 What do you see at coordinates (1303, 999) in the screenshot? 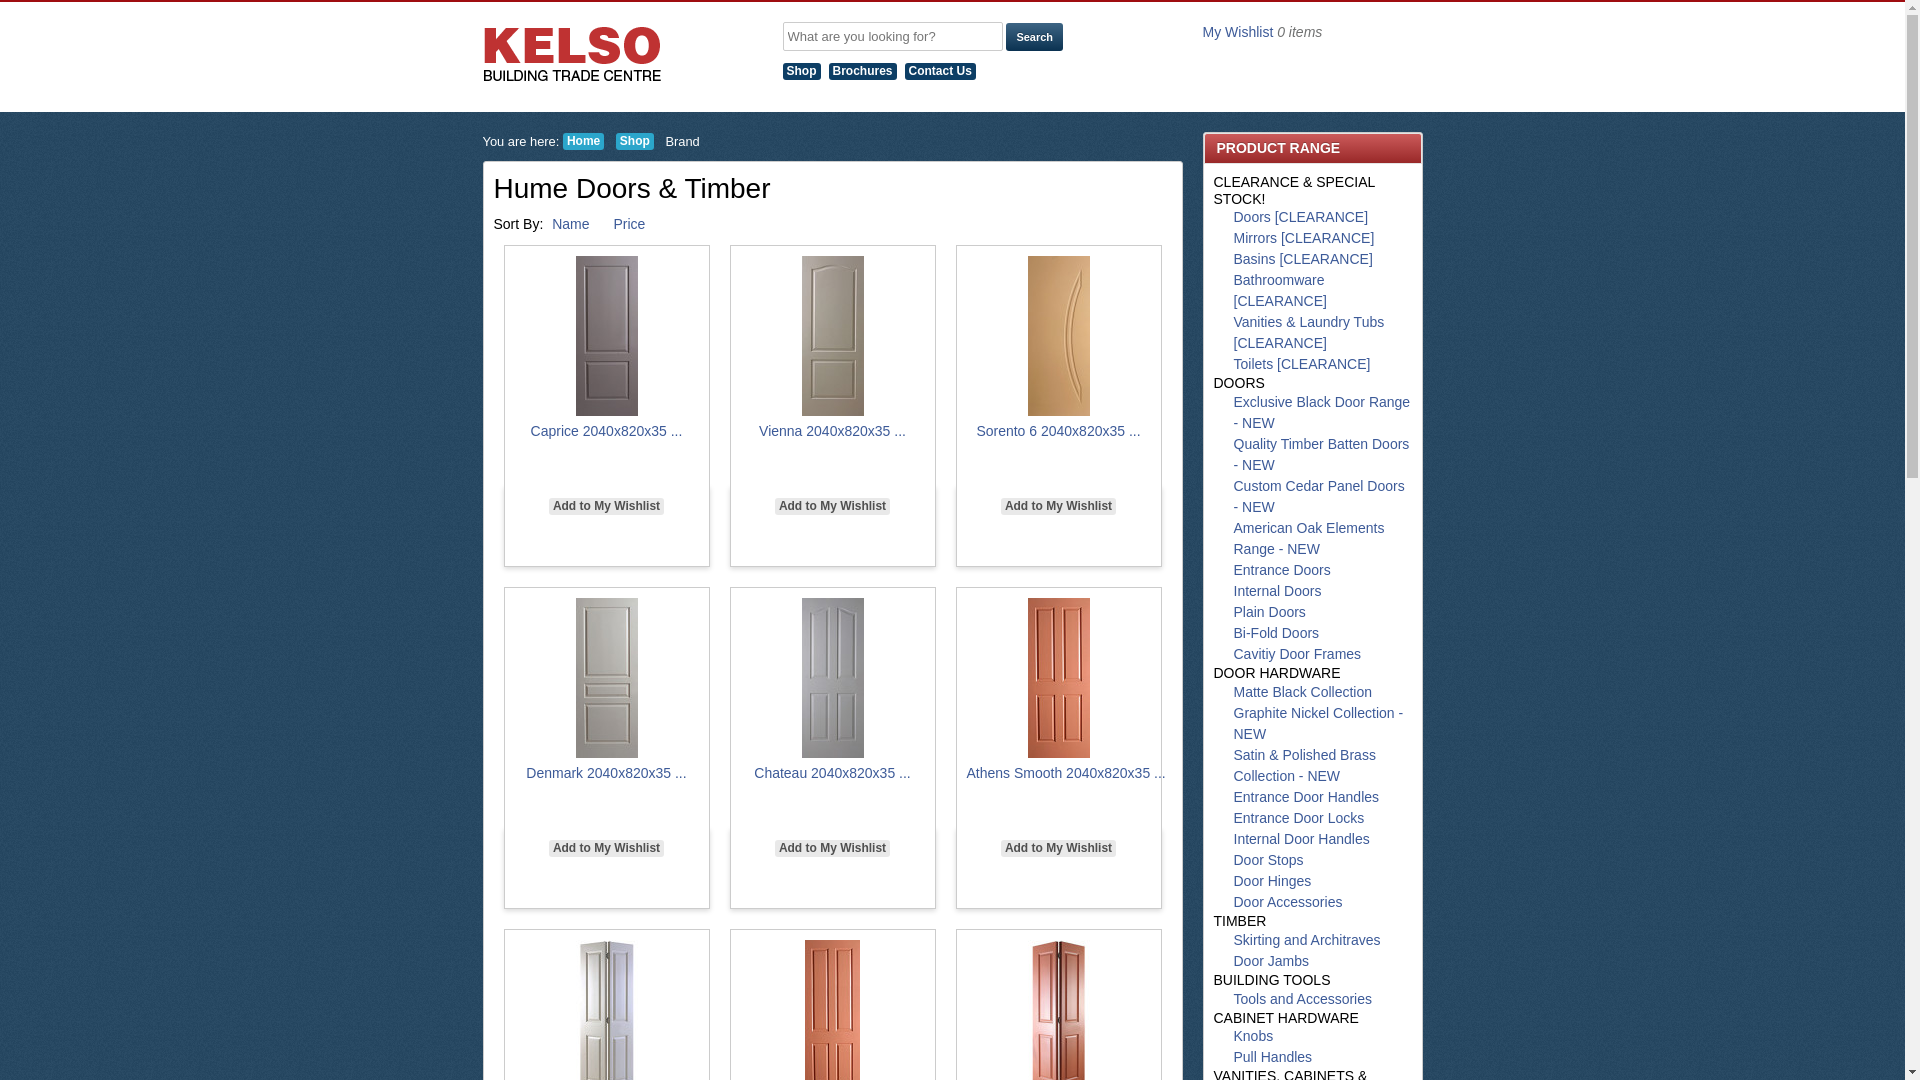
I see `'Tools and Accessories'` at bounding box center [1303, 999].